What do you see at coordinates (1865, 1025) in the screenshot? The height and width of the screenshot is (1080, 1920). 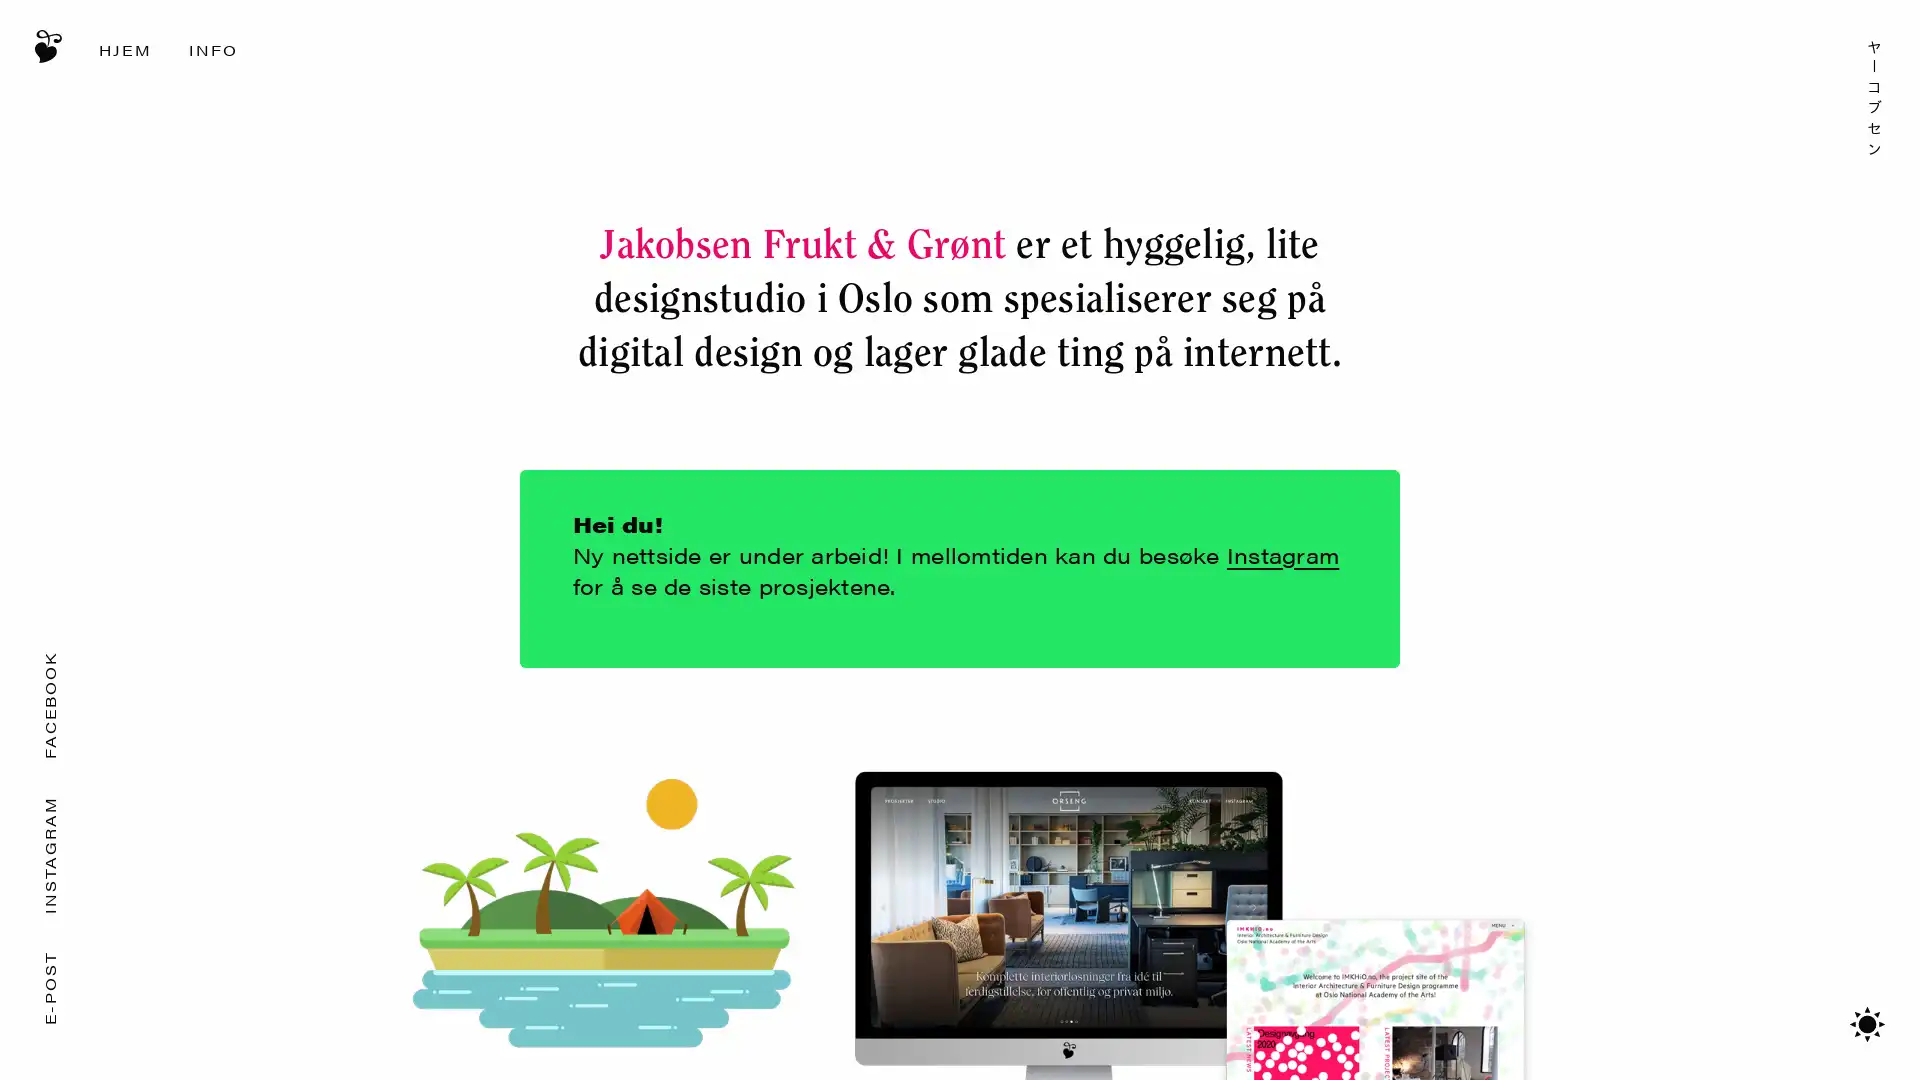 I see `Bytt mellom mrkt/lyst tema` at bounding box center [1865, 1025].